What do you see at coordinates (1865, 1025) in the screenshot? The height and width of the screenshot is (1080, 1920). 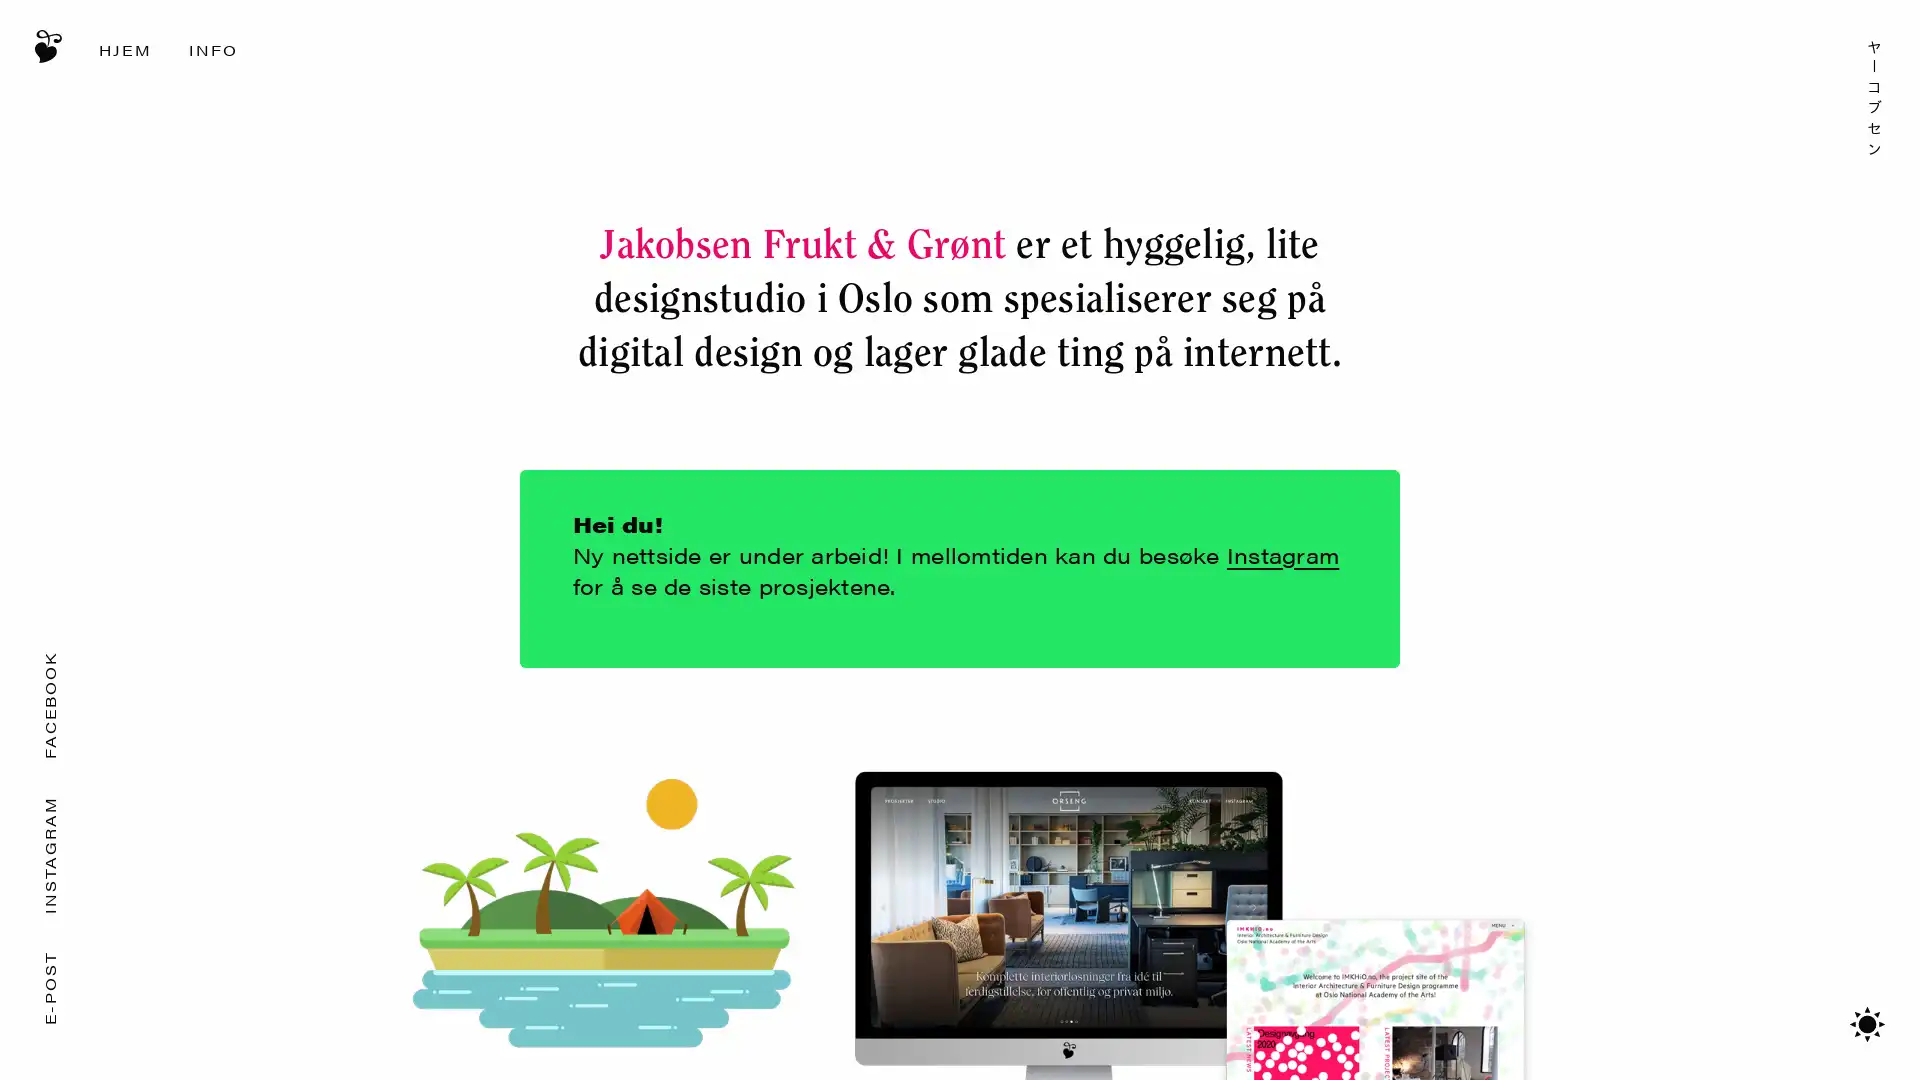 I see `Bytt mellom mrkt/lyst tema` at bounding box center [1865, 1025].